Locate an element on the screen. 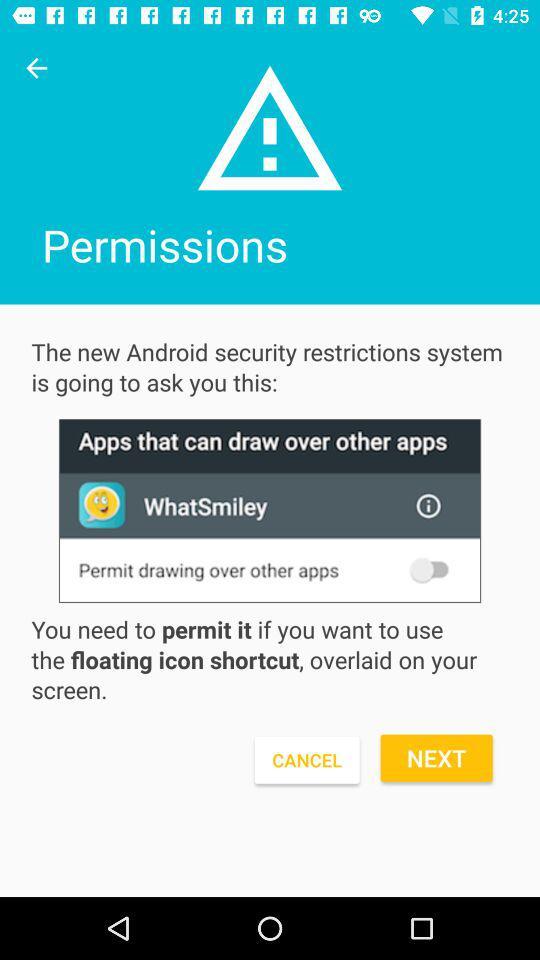  going back to the previous page is located at coordinates (36, 68).